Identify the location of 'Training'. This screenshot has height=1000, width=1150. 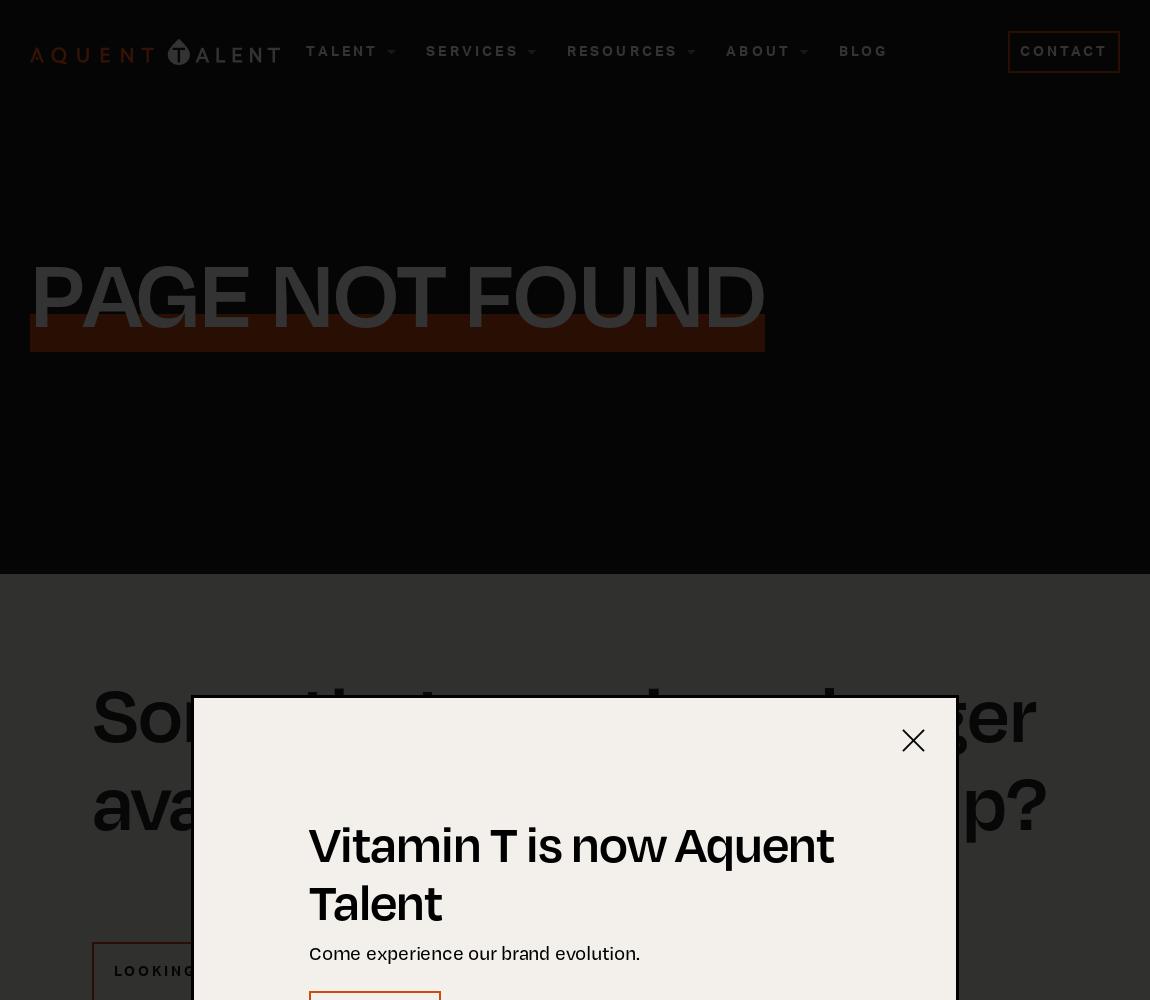
(336, 277).